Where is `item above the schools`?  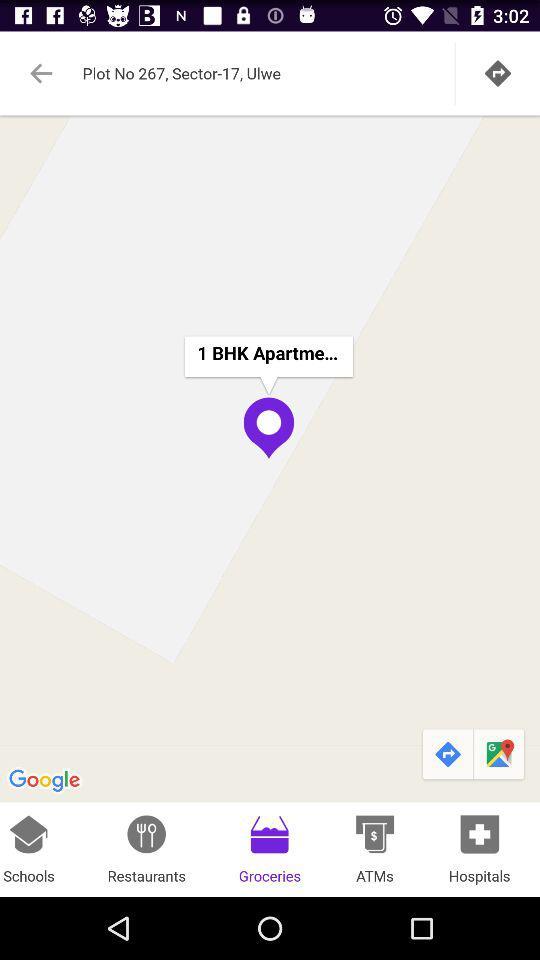
item above the schools is located at coordinates (270, 458).